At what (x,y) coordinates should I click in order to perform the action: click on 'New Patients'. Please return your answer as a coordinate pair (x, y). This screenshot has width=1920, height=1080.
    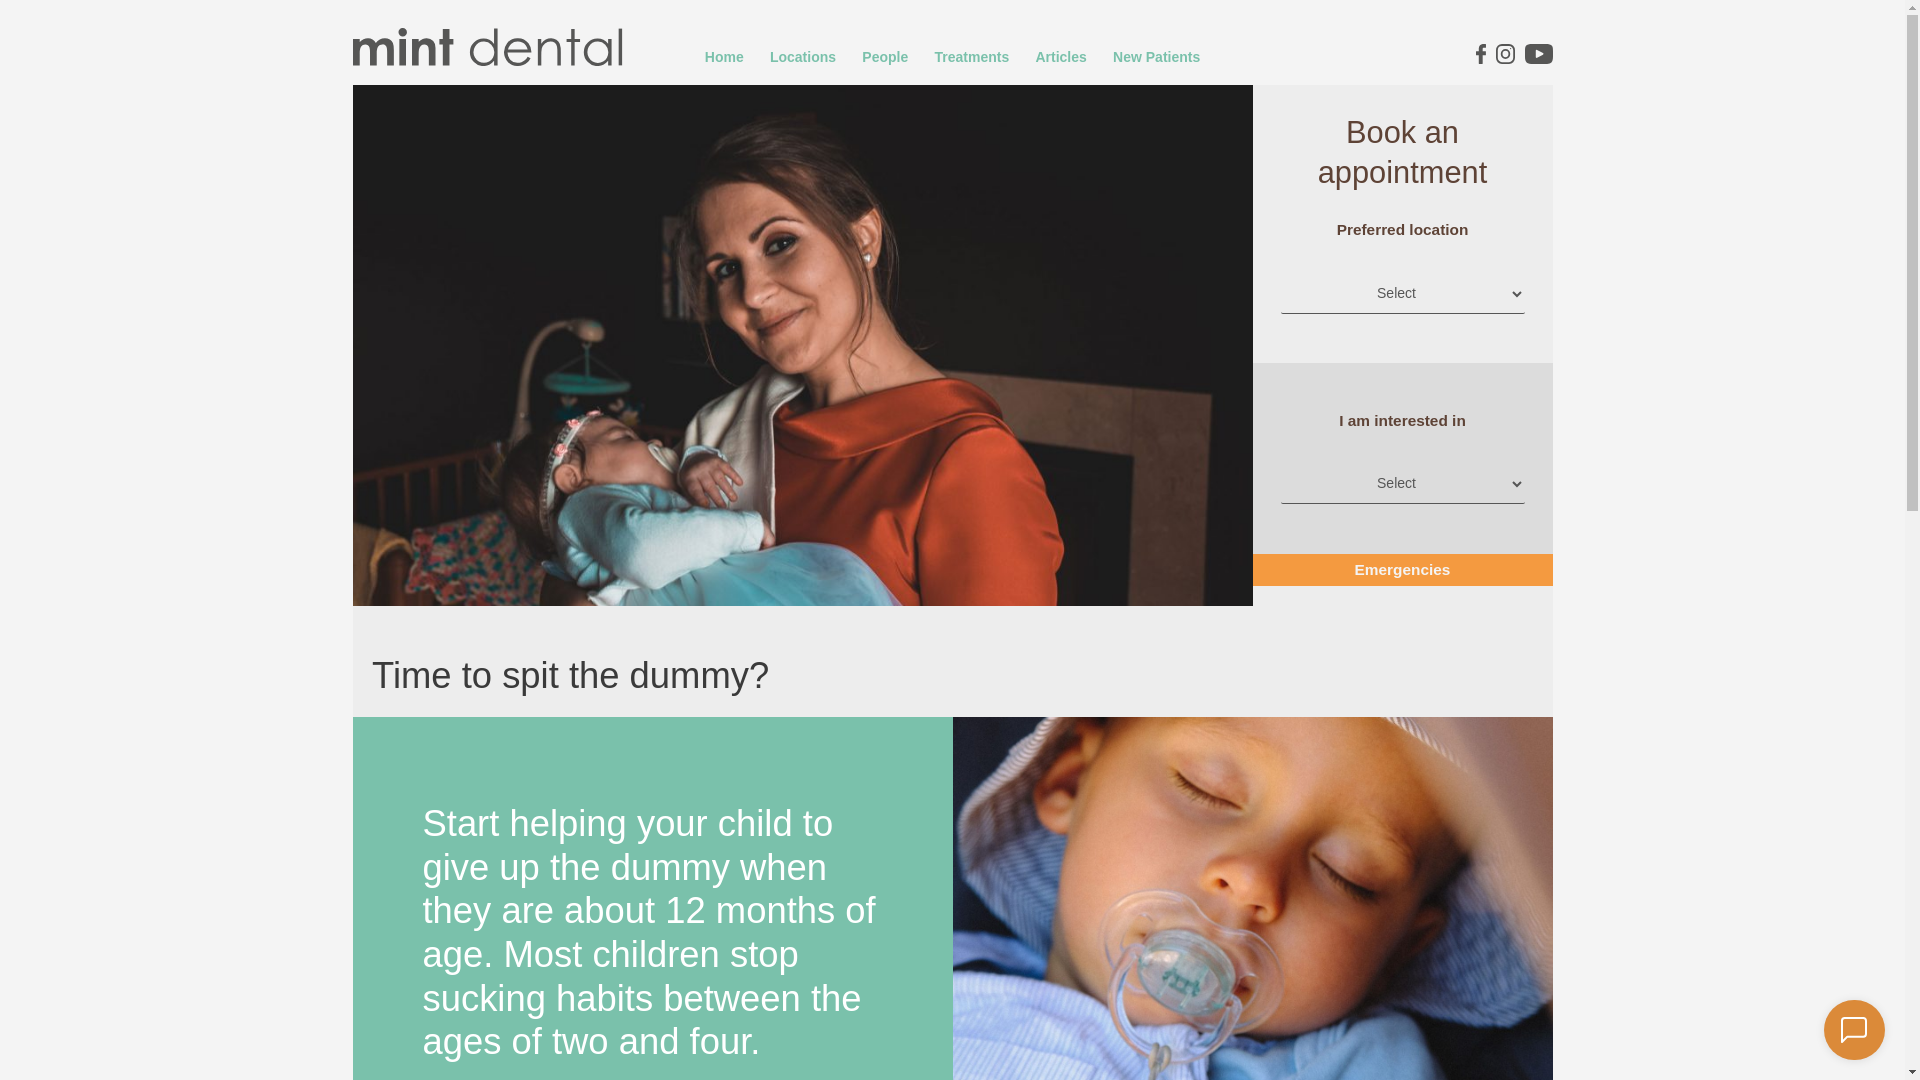
    Looking at the image, I should click on (1101, 56).